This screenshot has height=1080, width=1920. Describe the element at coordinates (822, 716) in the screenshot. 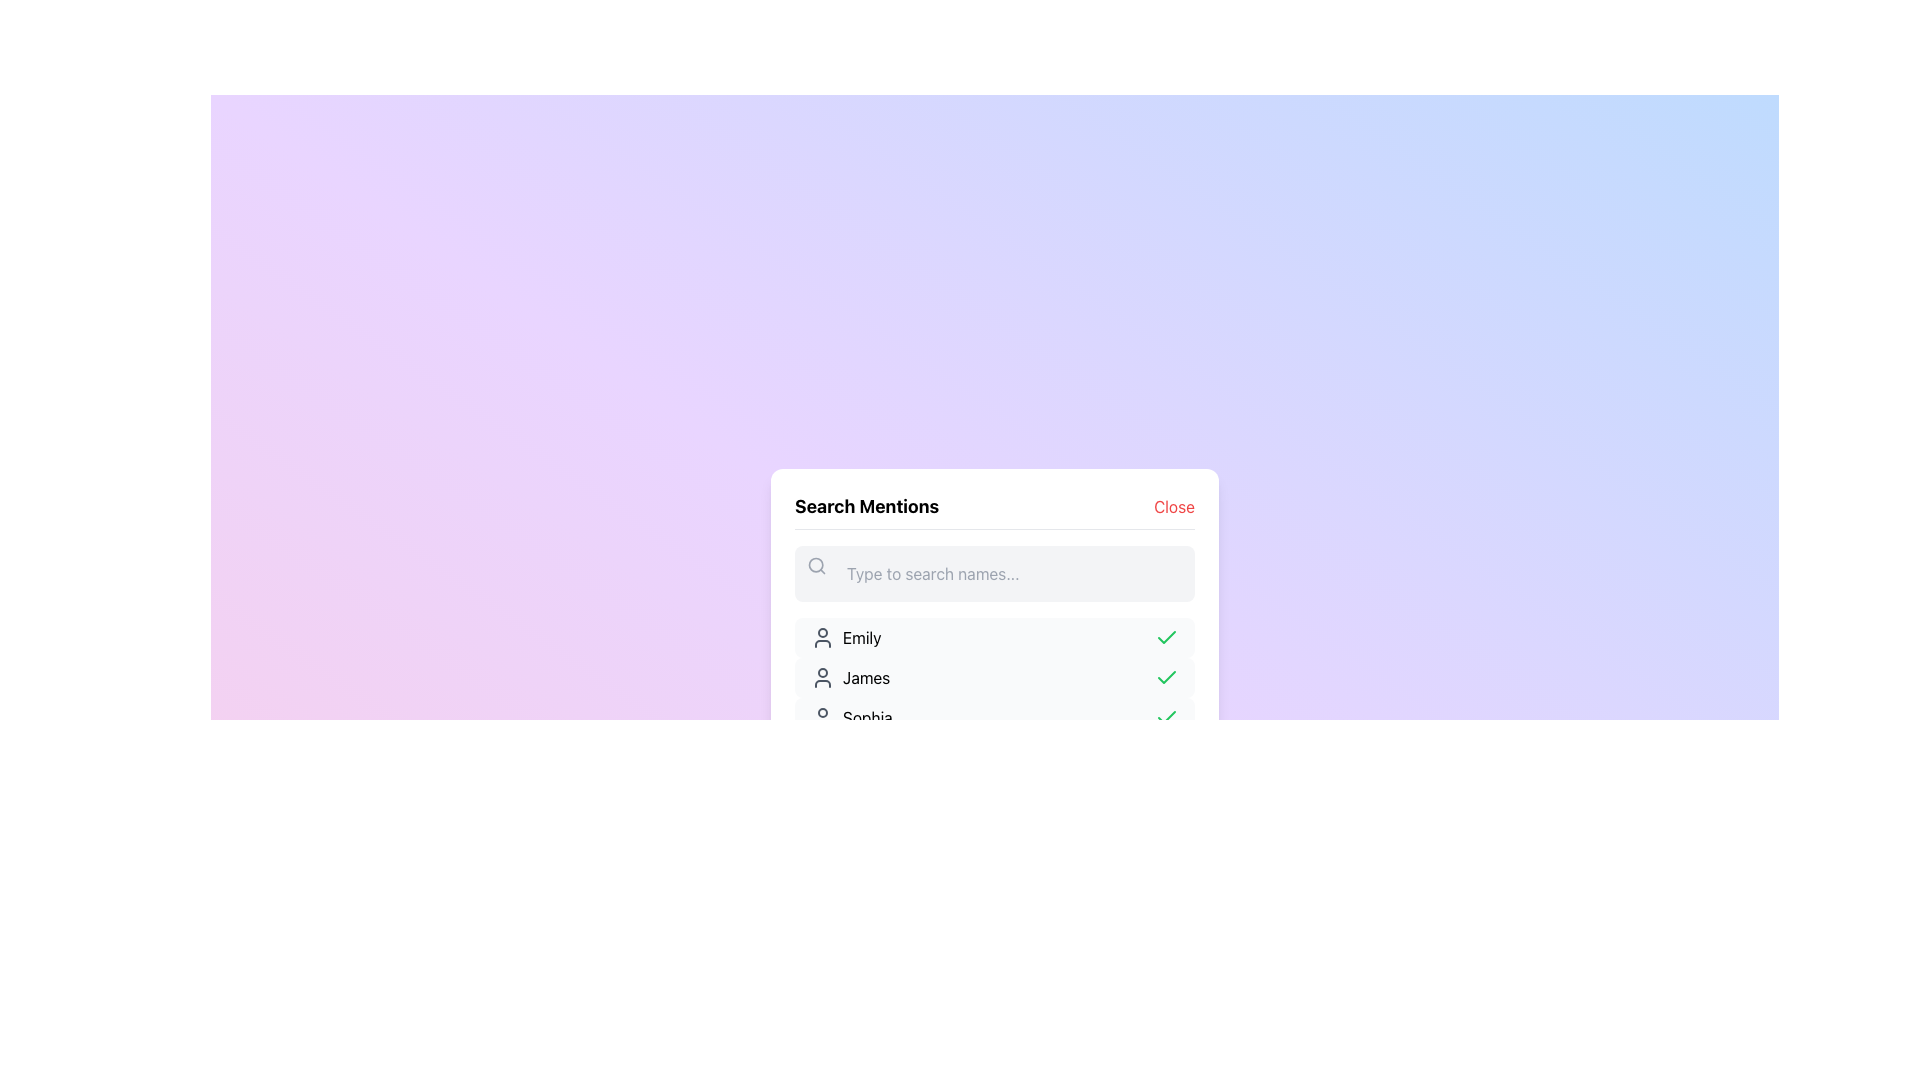

I see `the user icon located to the left of the user name 'Sophia' in the third row of the 'Search Mentions' panel` at that location.